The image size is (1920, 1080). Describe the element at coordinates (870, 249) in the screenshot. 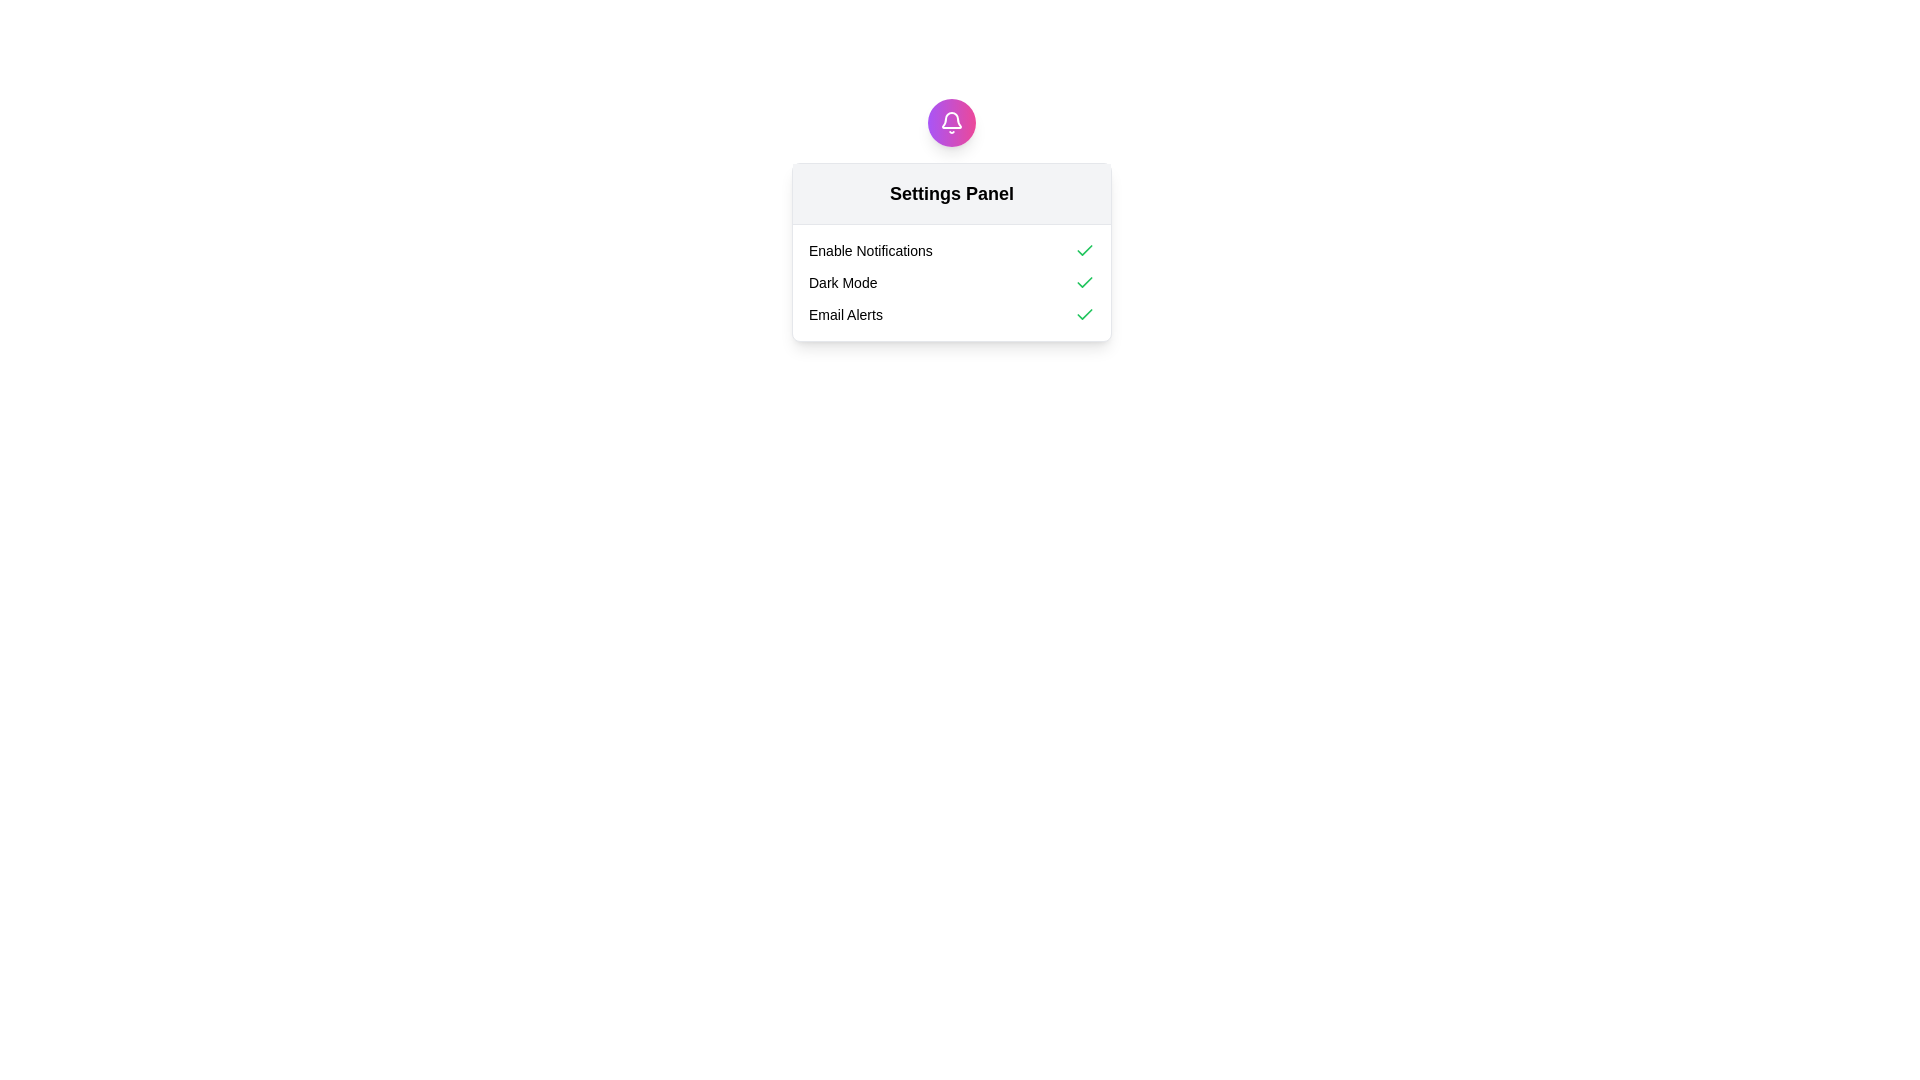

I see `text label displaying 'Enable Notifications' located in the upper portion of the settings panel, which is the first item in a vertically-aligned list of settings options` at that location.